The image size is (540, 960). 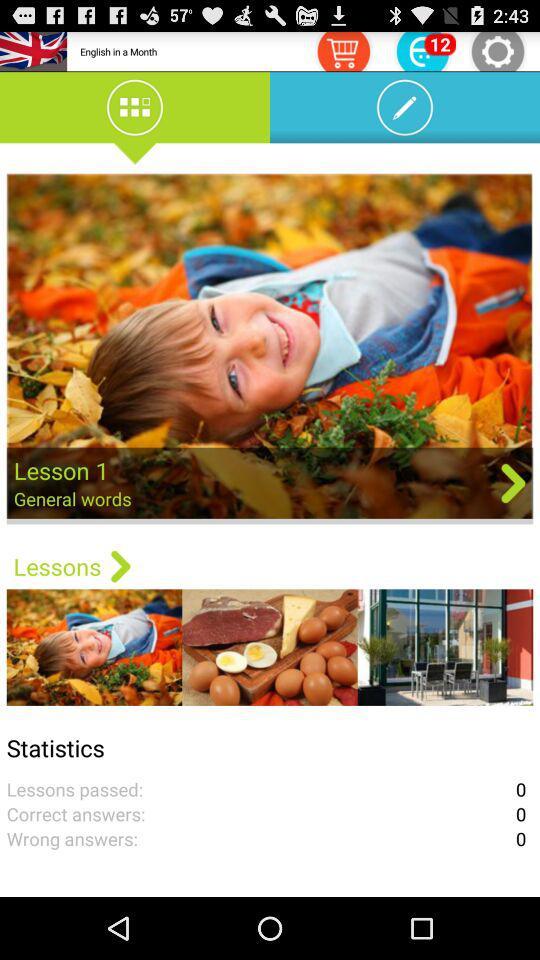 What do you see at coordinates (342, 53) in the screenshot?
I see `the cart icon` at bounding box center [342, 53].